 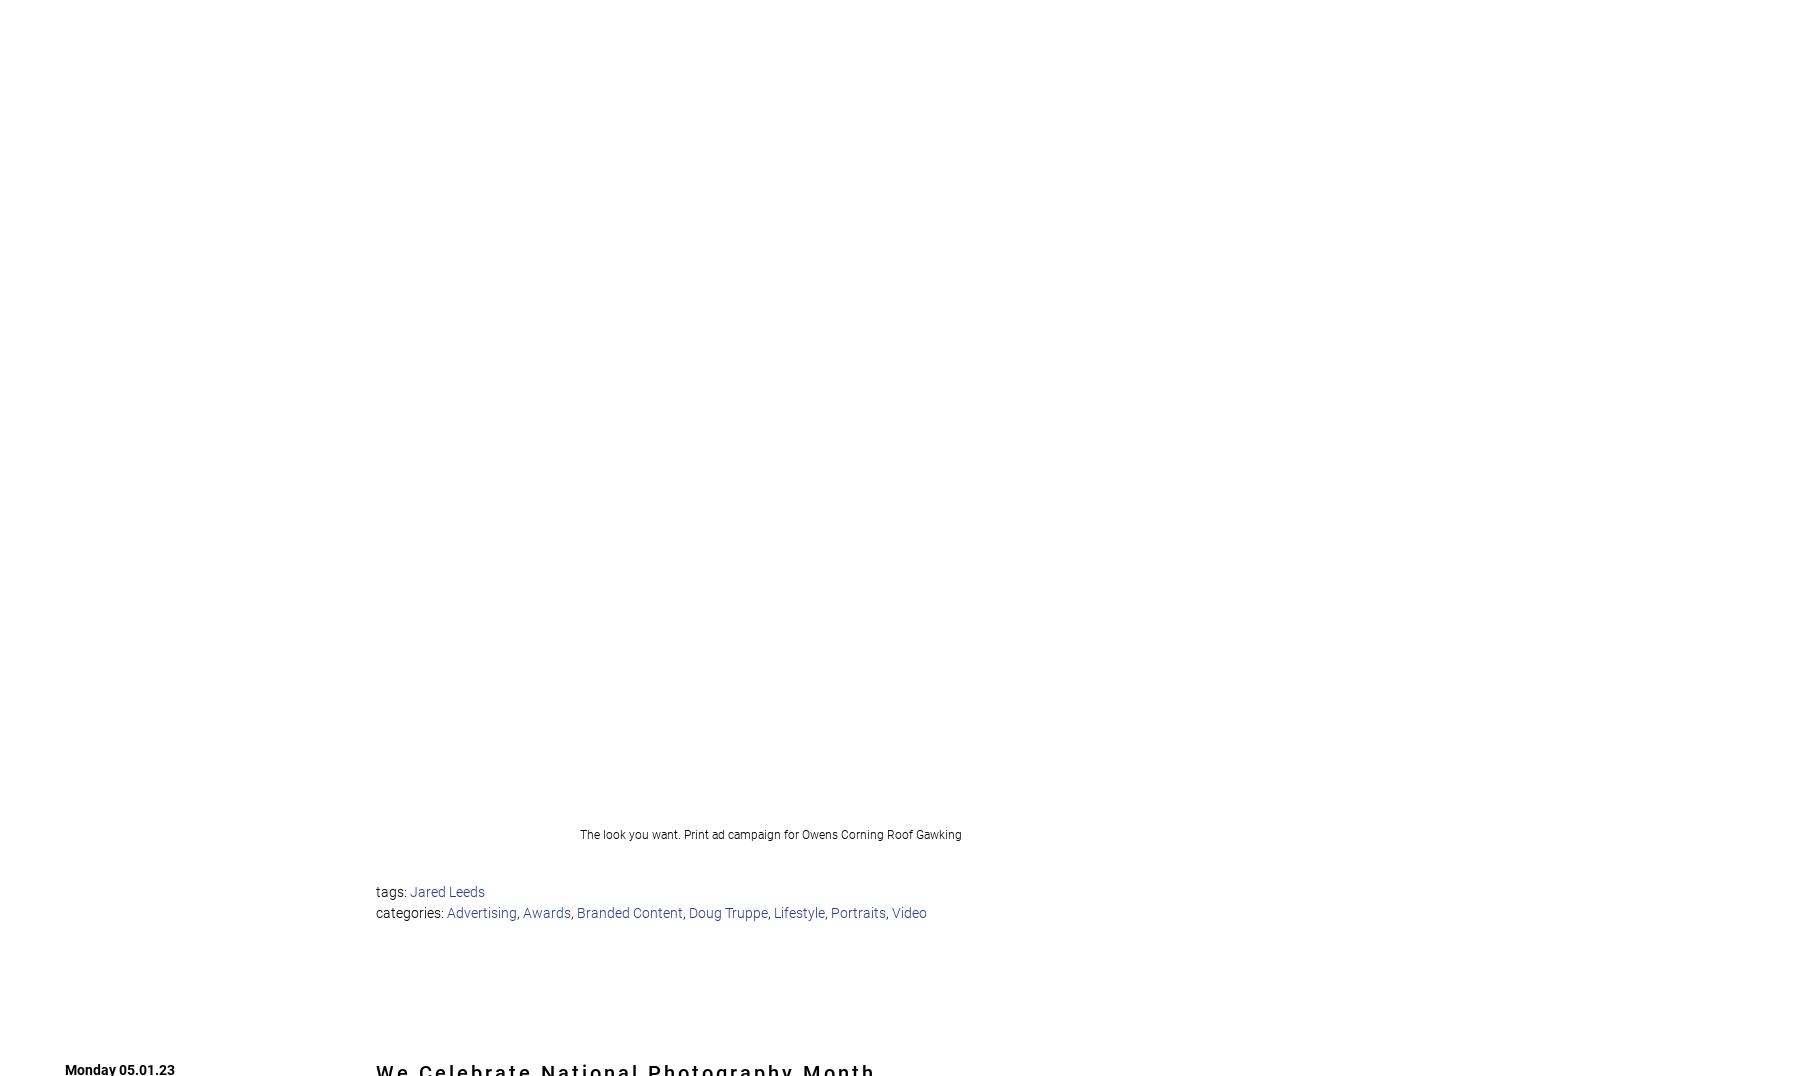 What do you see at coordinates (831, 911) in the screenshot?
I see `'Portraits'` at bounding box center [831, 911].